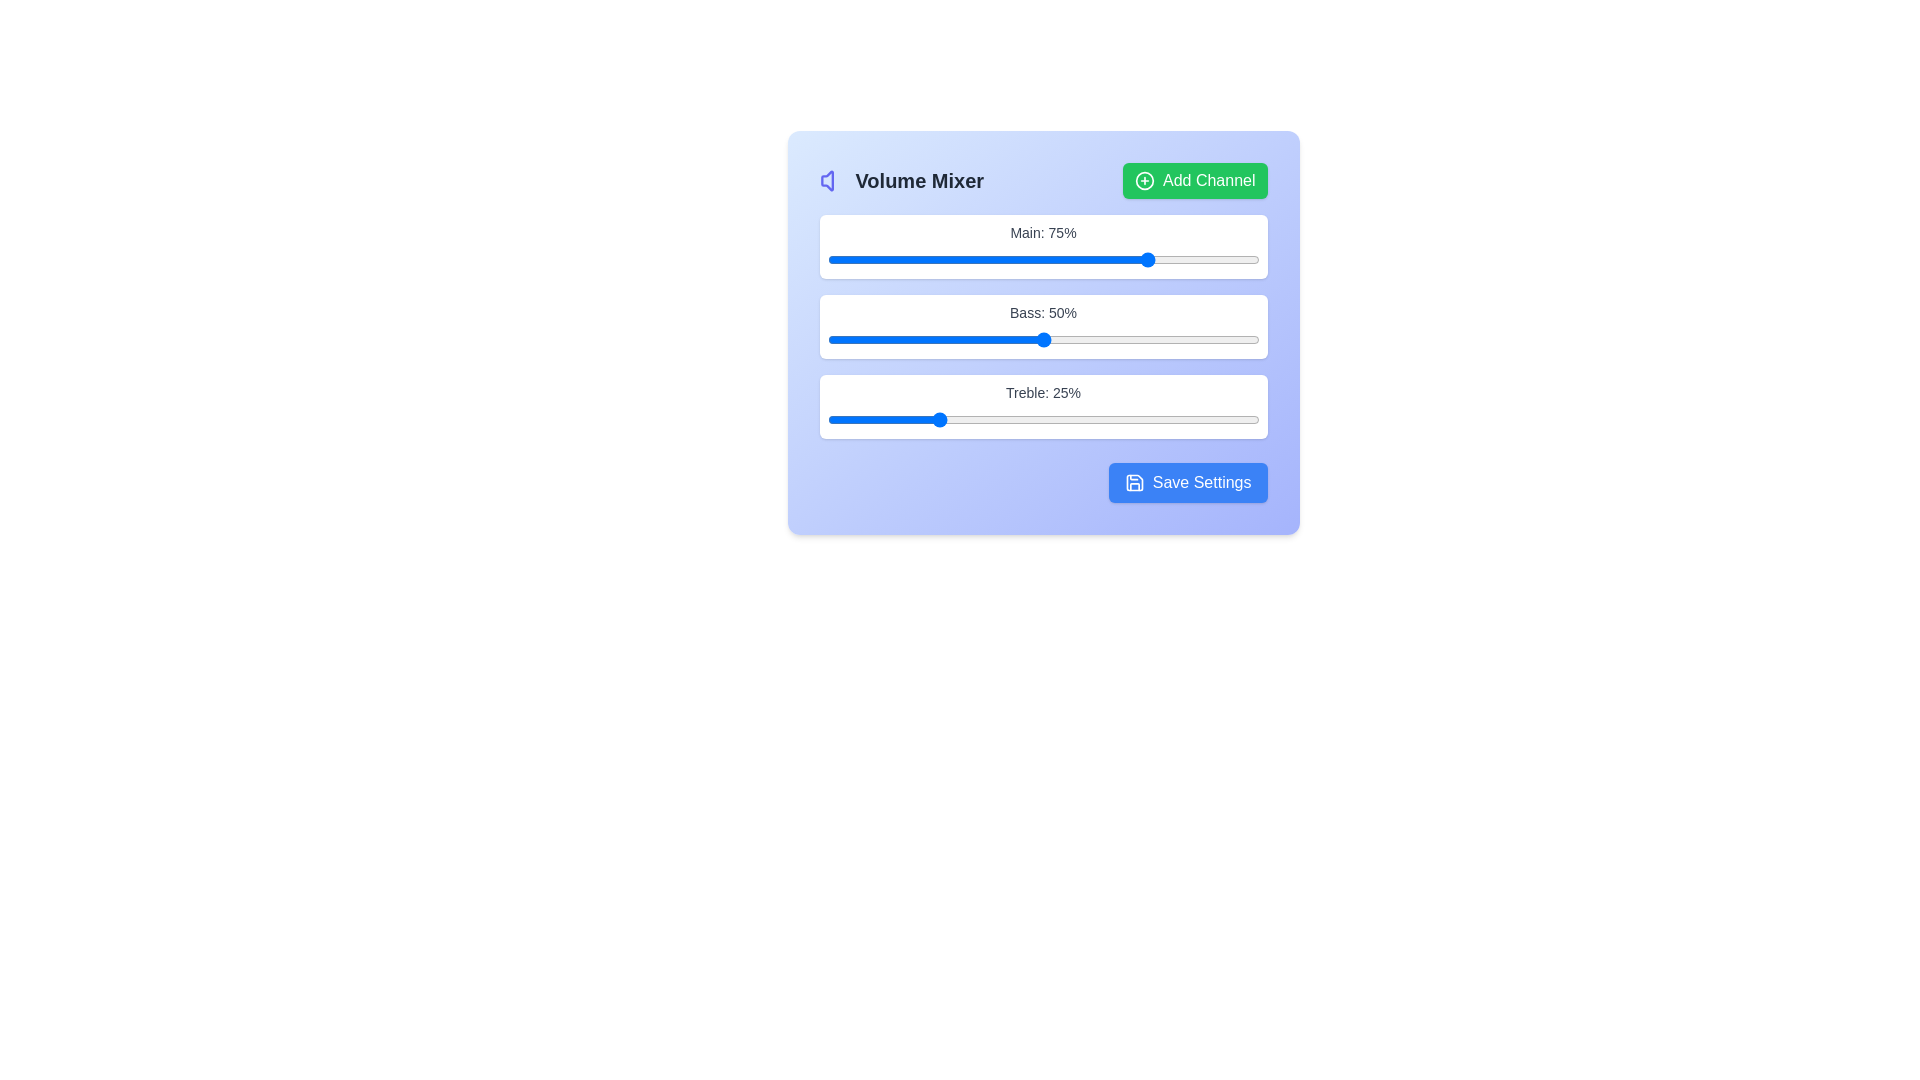  What do you see at coordinates (1042, 312) in the screenshot?
I see `the static text label indicating the current bass level setting, which is centrally located in the 'Volume Mixer' section` at bounding box center [1042, 312].